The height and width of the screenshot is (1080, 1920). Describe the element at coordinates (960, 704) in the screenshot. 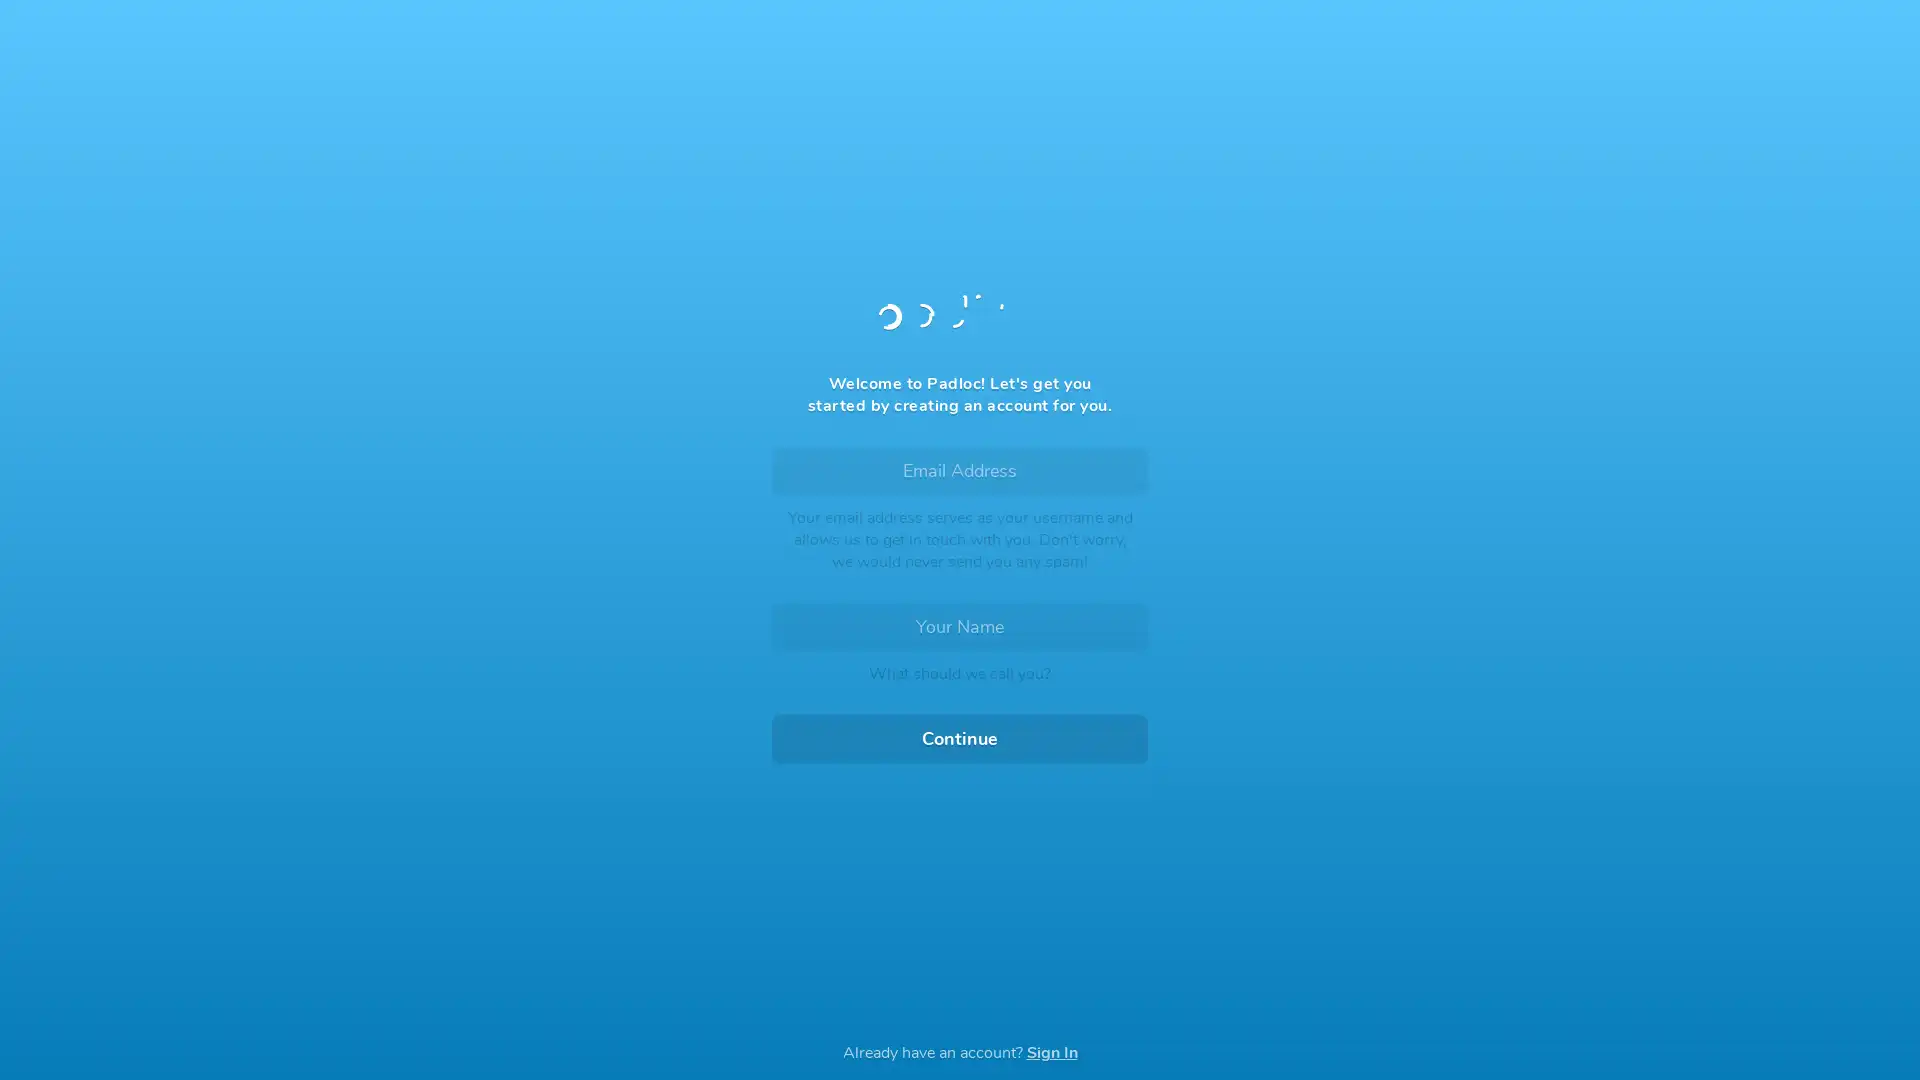

I see `Sign Up Now` at that location.